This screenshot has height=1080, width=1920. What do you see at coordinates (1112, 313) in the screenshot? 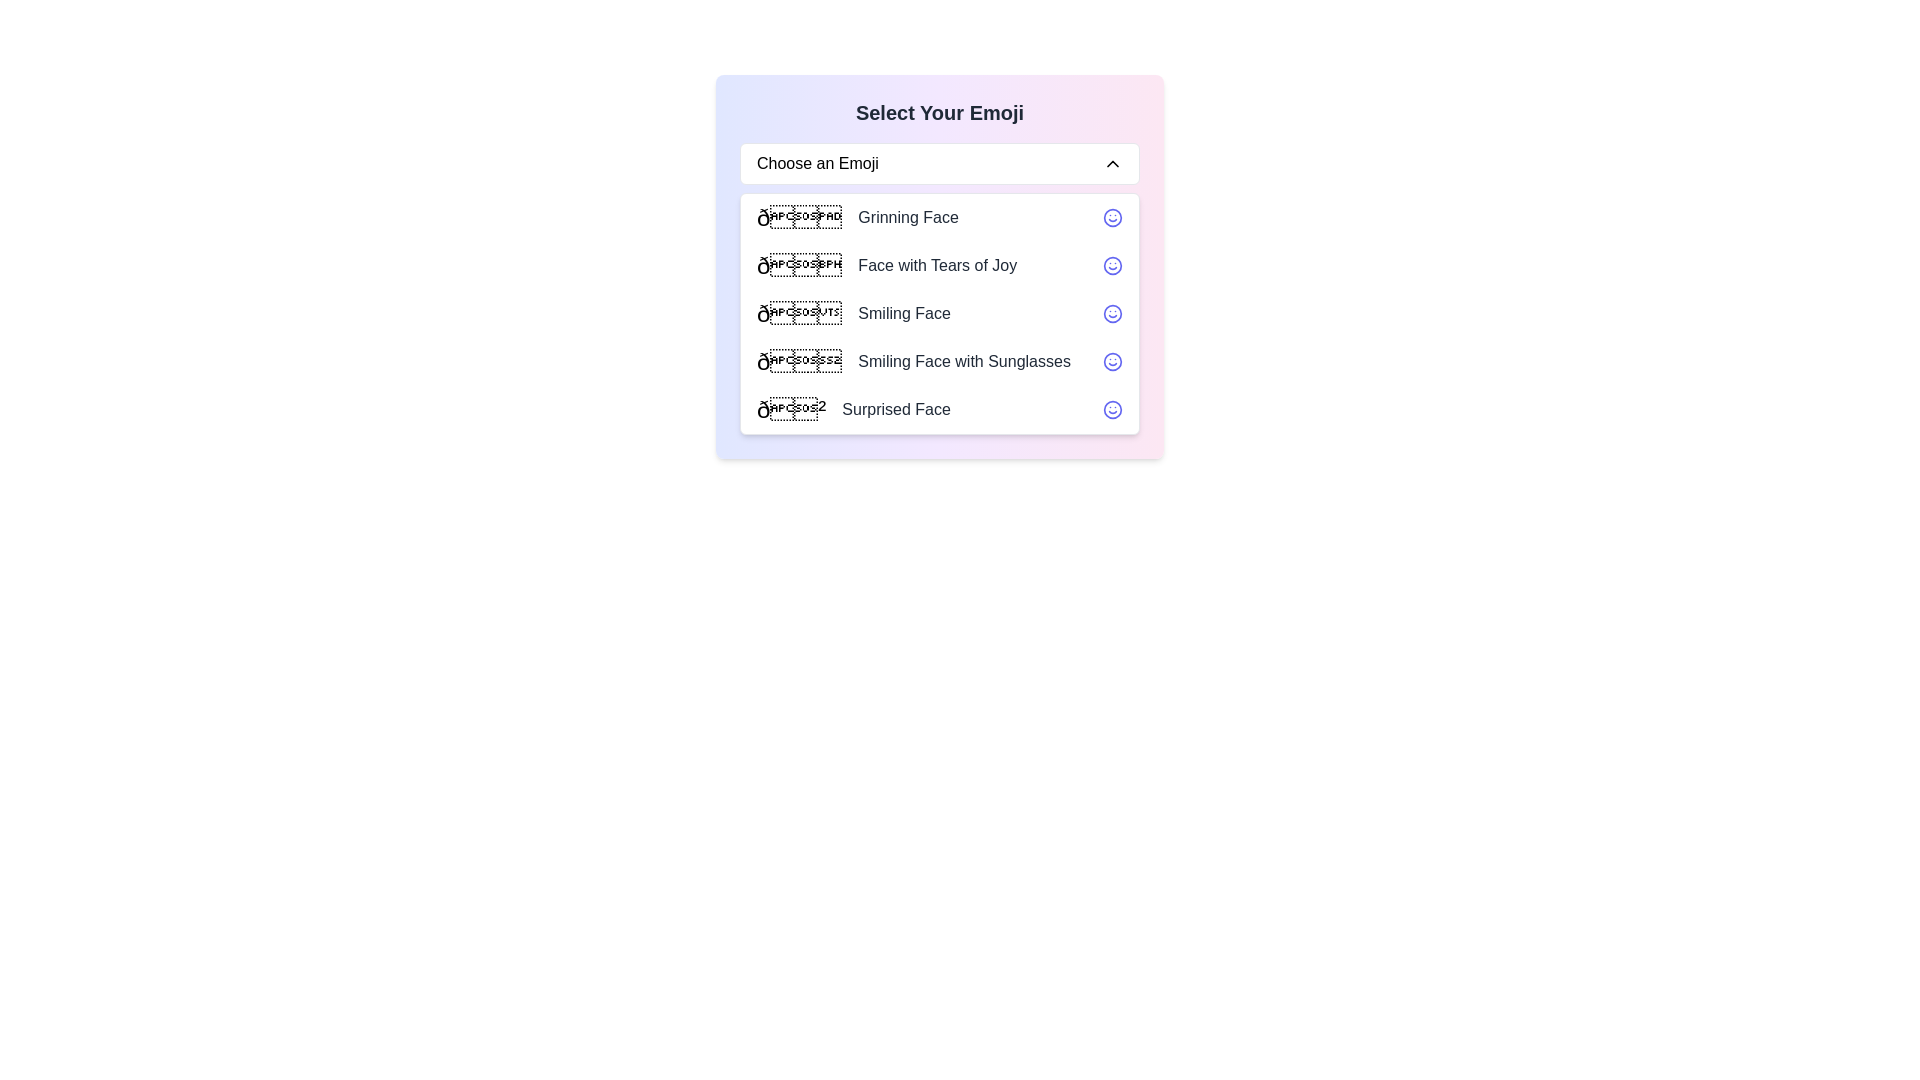
I see `the indigo circular element within the SVG icon representing a smiling face, located in the third entry of the 'Select Your Emoji' dropdown list` at bounding box center [1112, 313].